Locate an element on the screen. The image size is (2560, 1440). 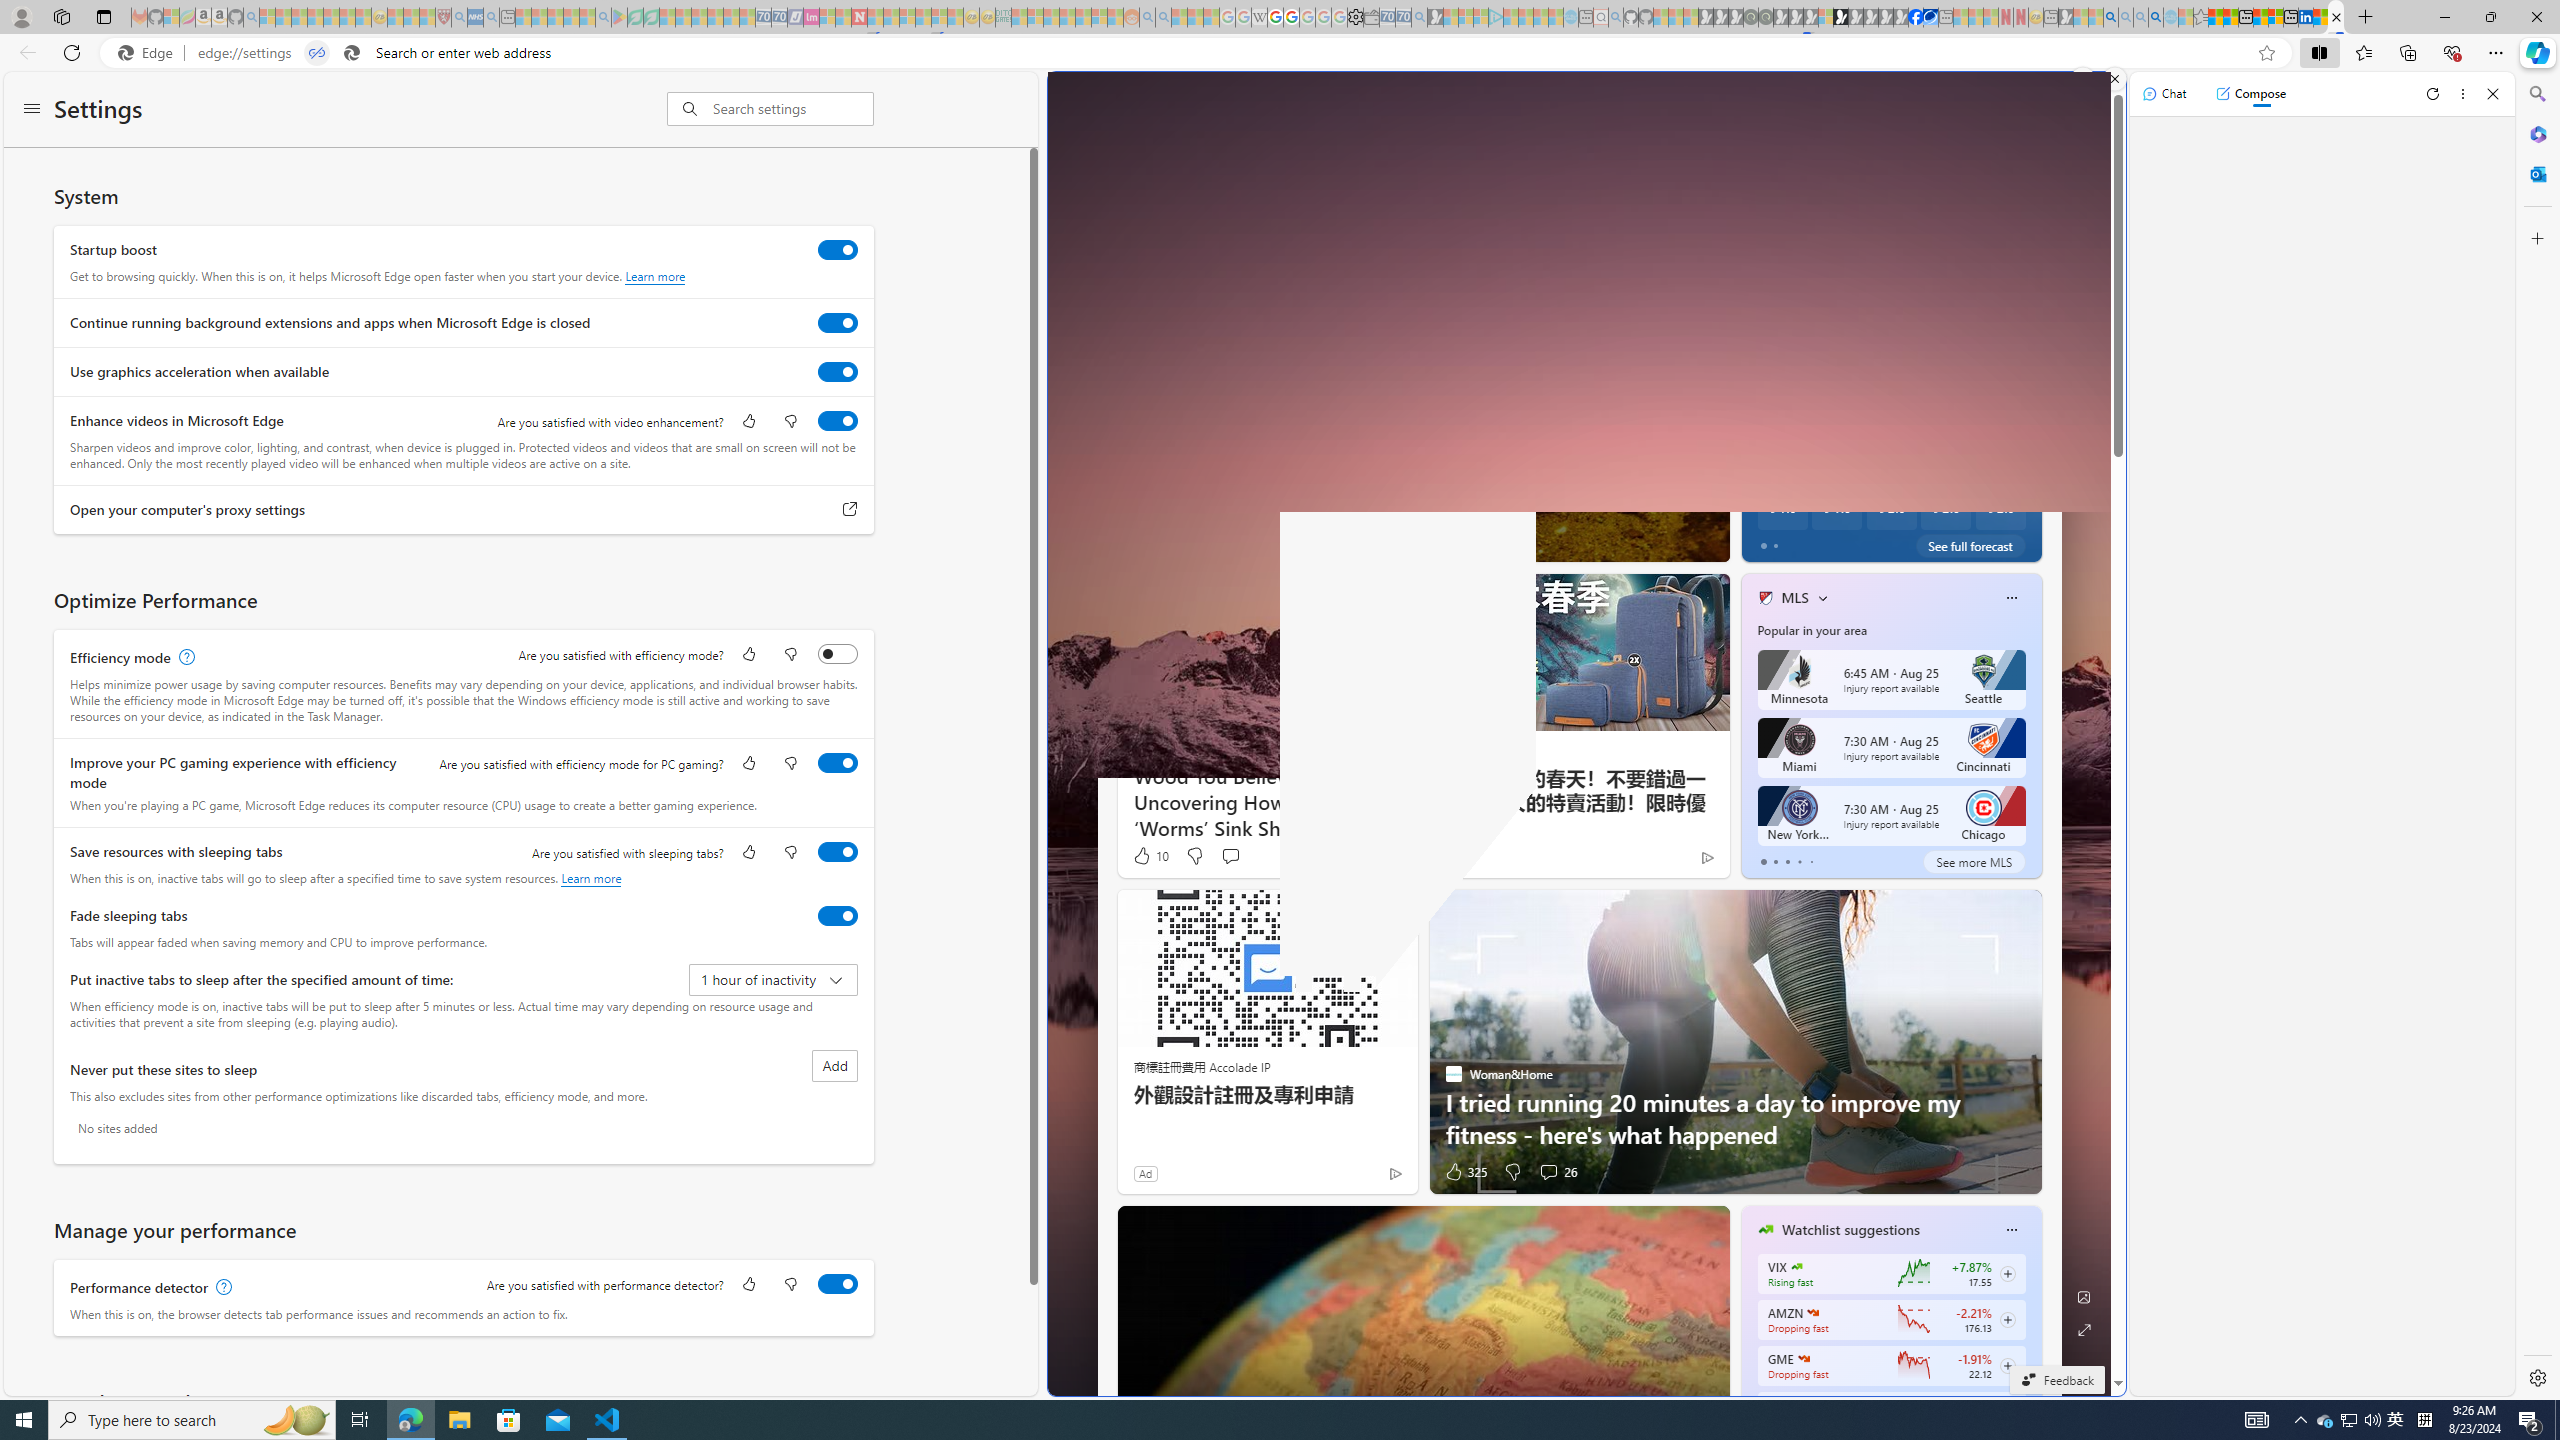
'Partly sunny' is located at coordinates (1778, 333).